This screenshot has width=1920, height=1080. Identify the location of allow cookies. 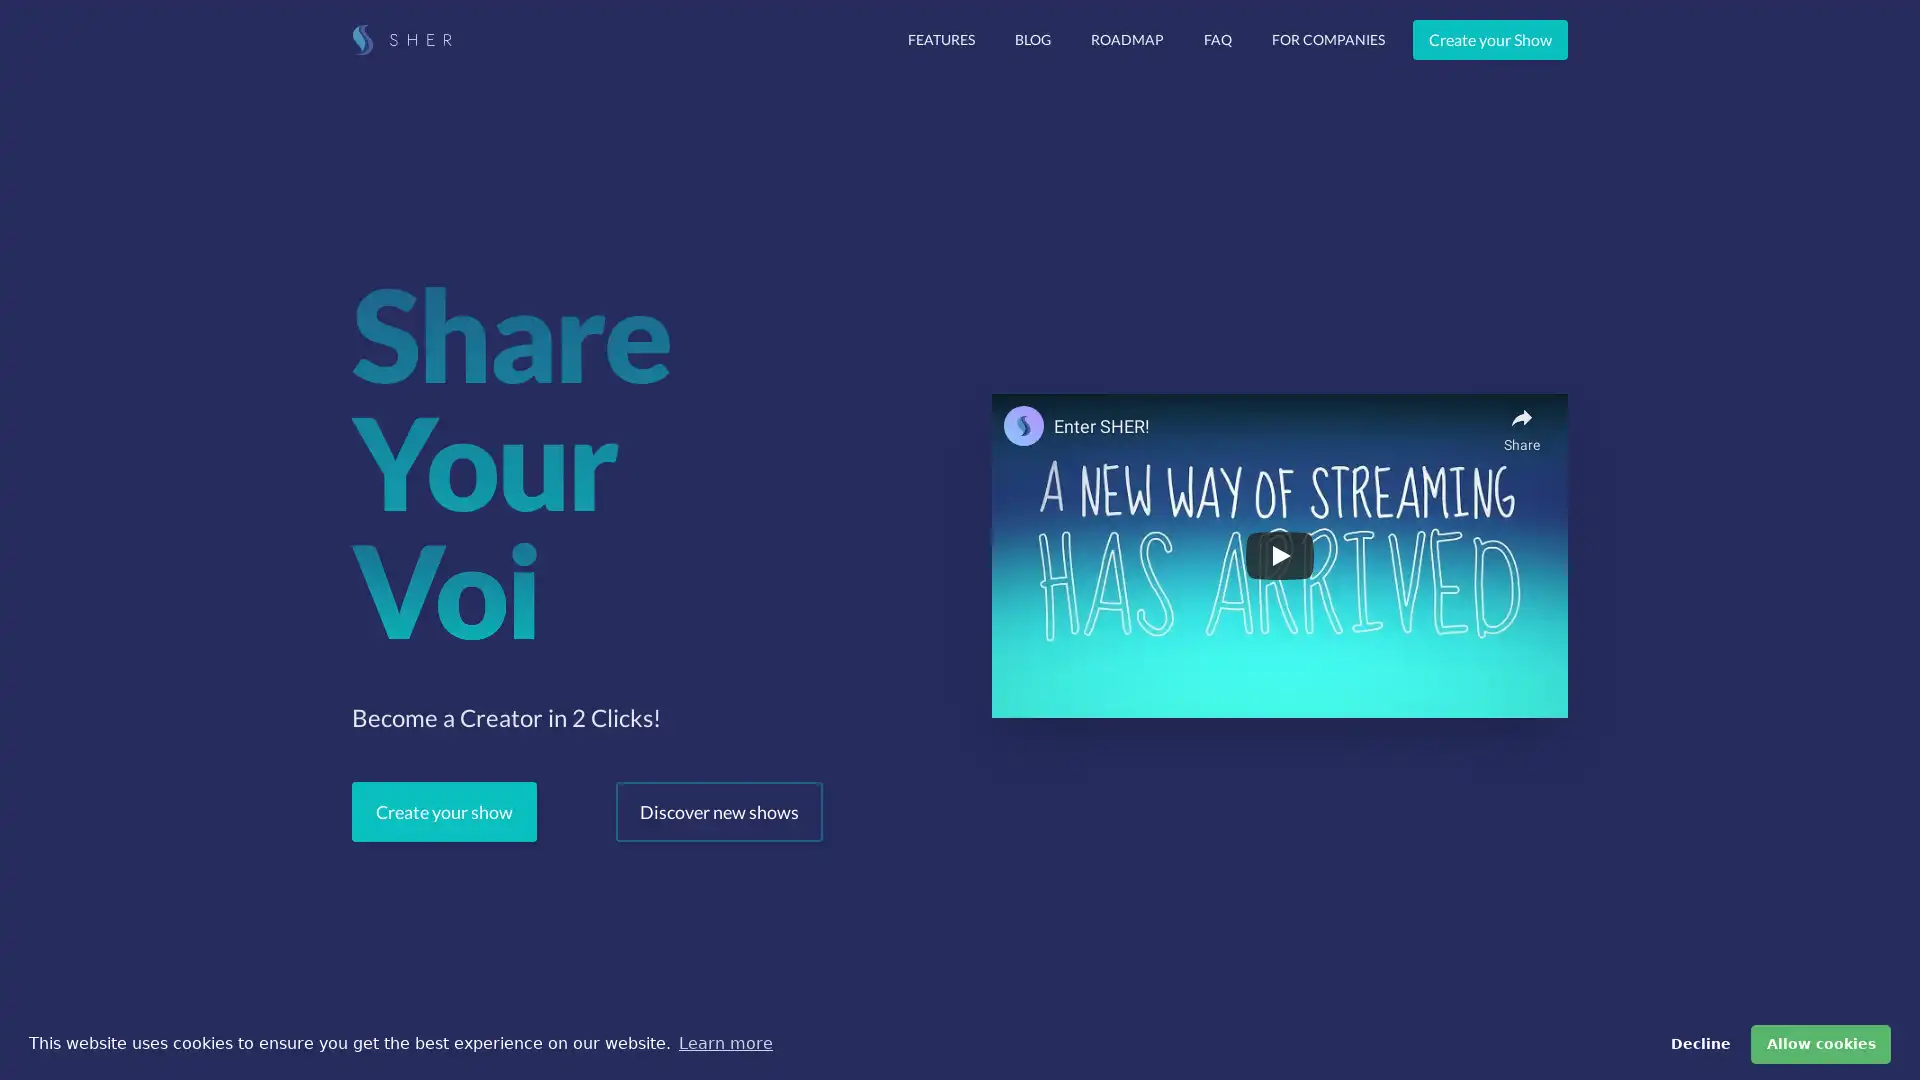
(1820, 1043).